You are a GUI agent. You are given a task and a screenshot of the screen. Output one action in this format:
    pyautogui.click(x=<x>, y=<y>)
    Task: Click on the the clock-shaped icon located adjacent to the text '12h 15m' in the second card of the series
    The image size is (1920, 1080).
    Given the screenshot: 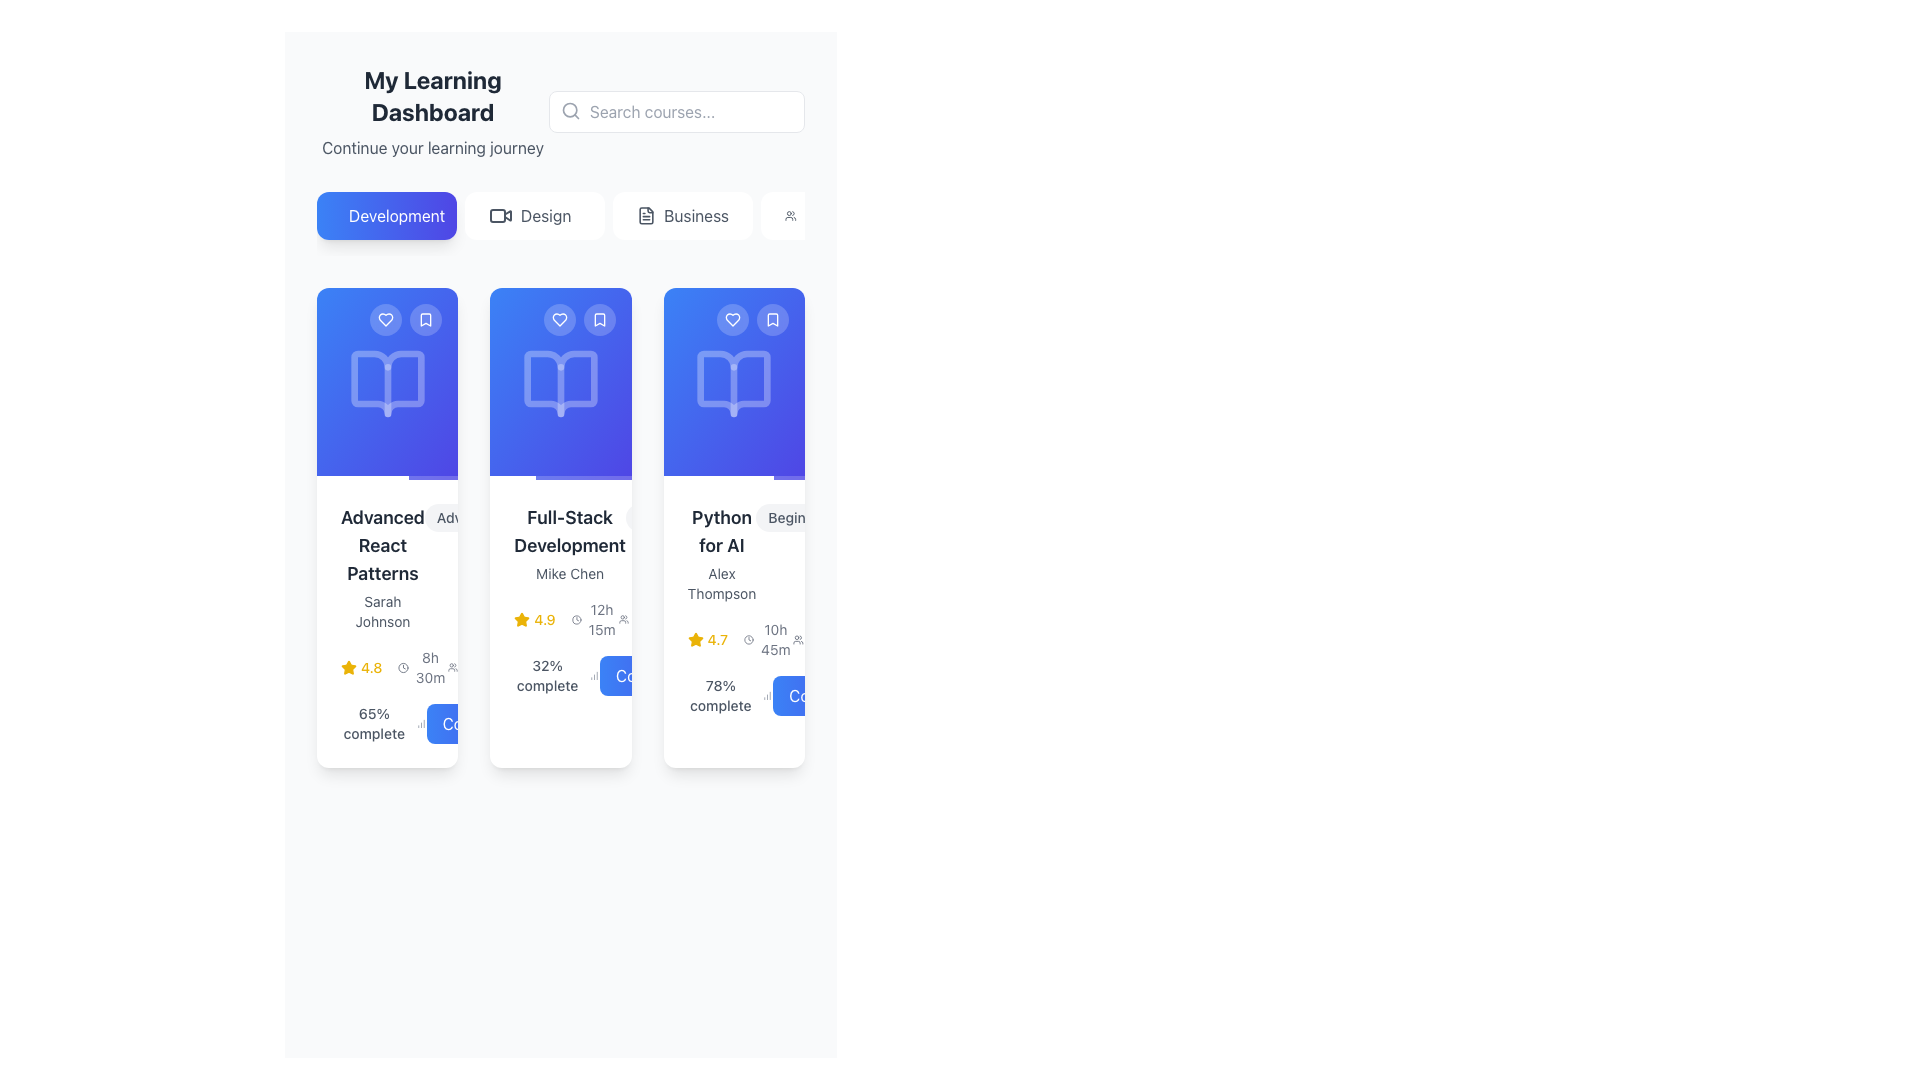 What is the action you would take?
    pyautogui.click(x=575, y=619)
    